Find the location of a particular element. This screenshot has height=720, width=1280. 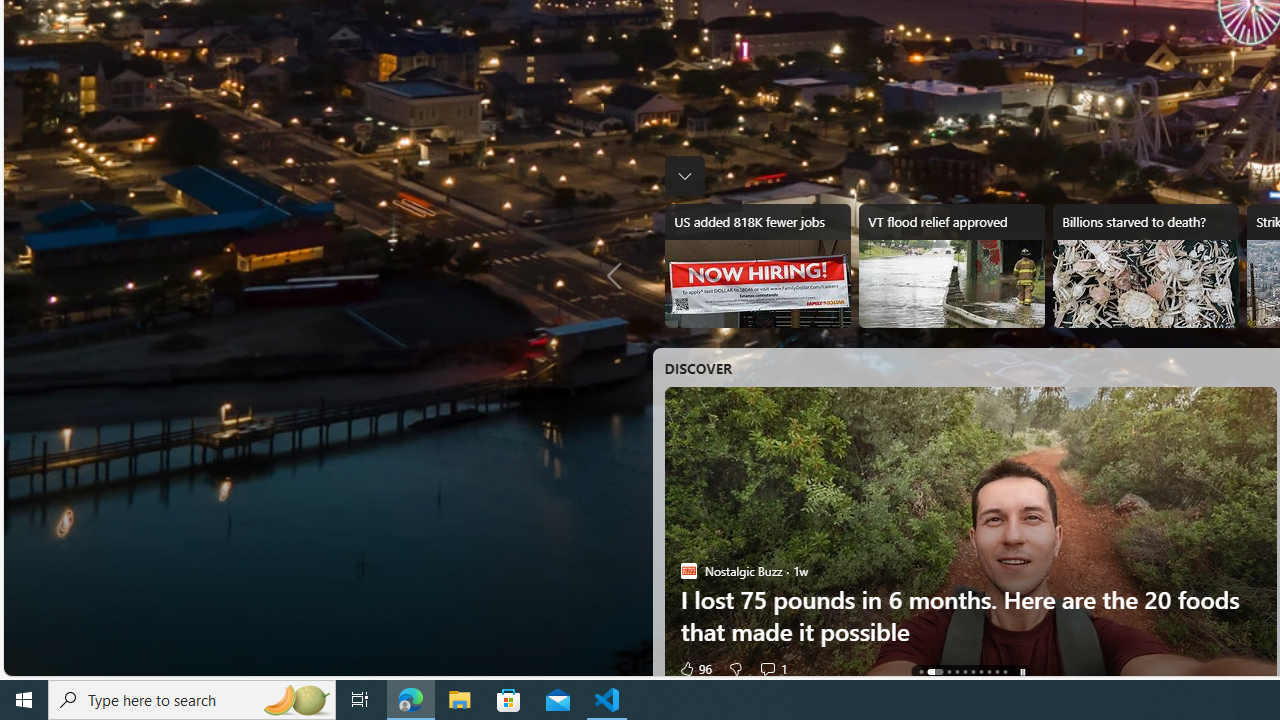

'AutomationID: tab-9' is located at coordinates (1004, 672).